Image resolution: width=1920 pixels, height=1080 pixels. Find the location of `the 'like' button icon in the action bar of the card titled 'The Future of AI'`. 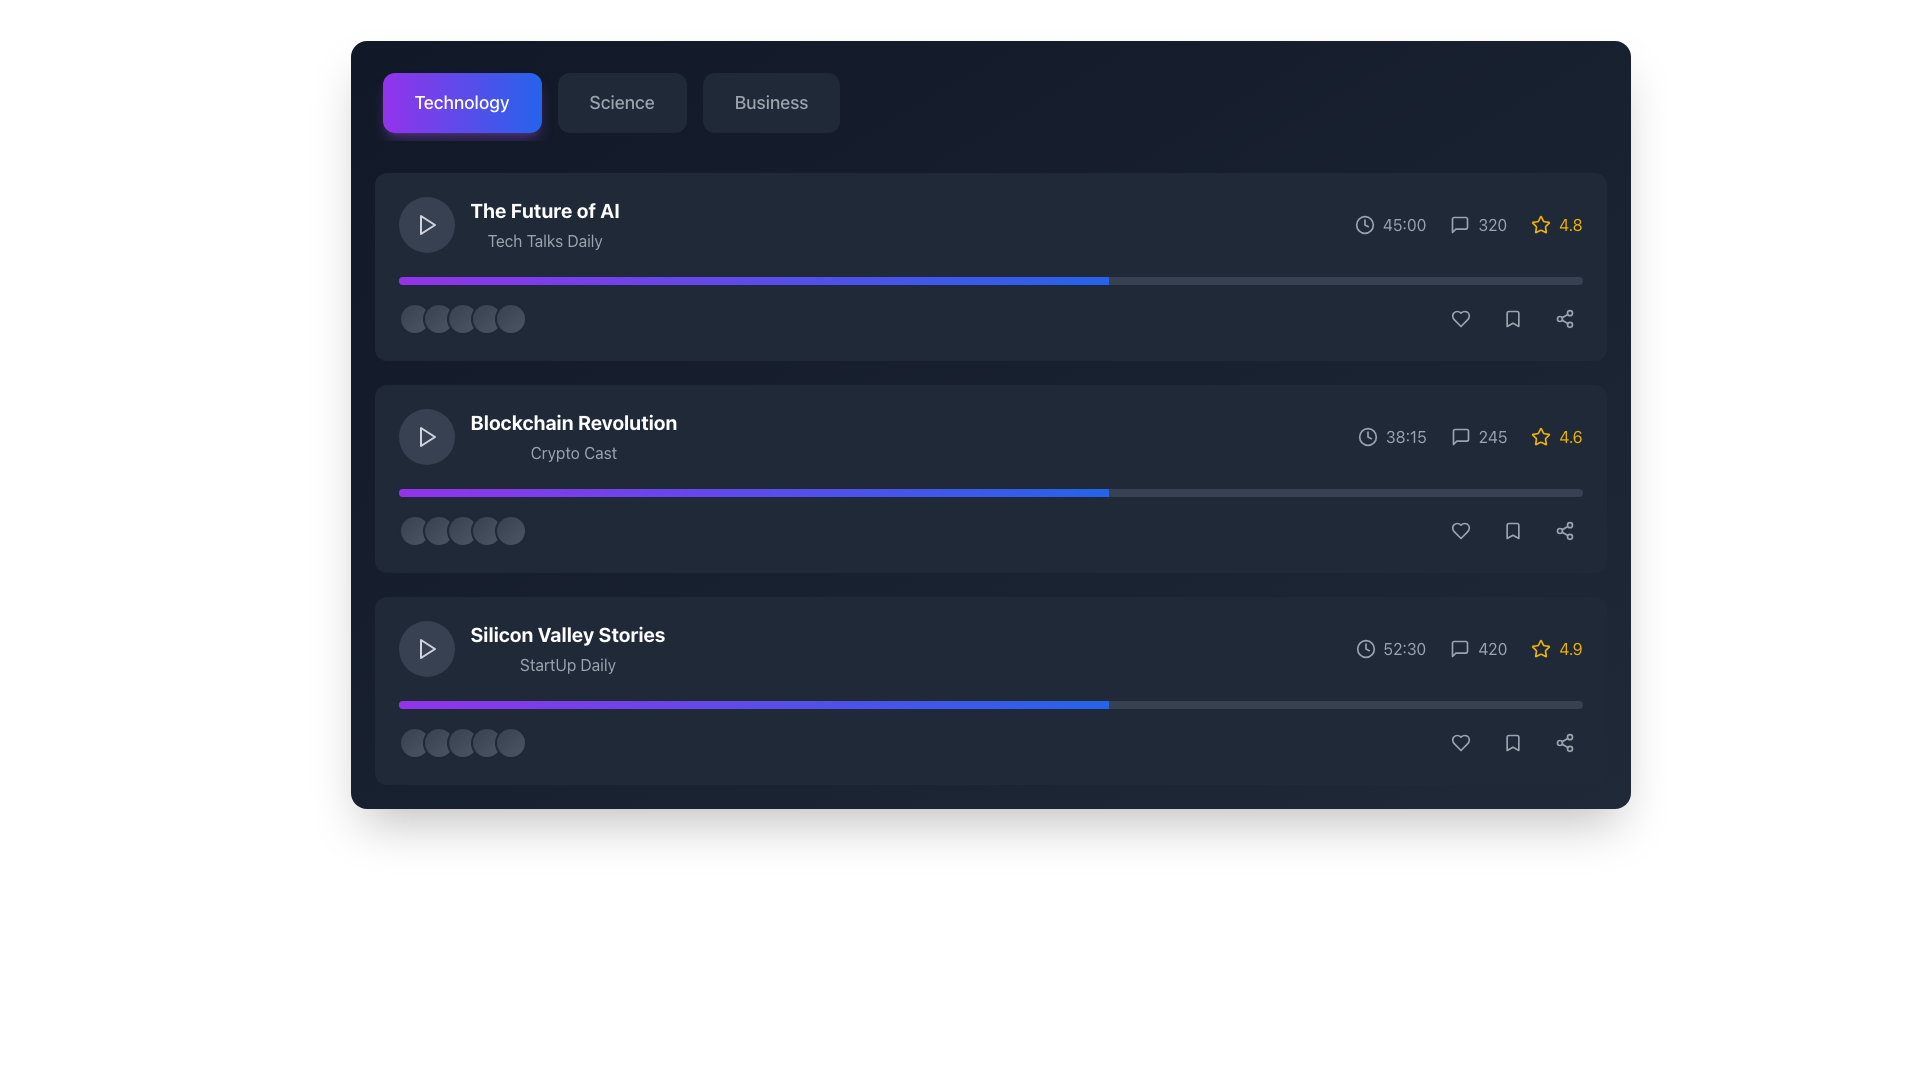

the 'like' button icon in the action bar of the card titled 'The Future of AI' is located at coordinates (1460, 318).